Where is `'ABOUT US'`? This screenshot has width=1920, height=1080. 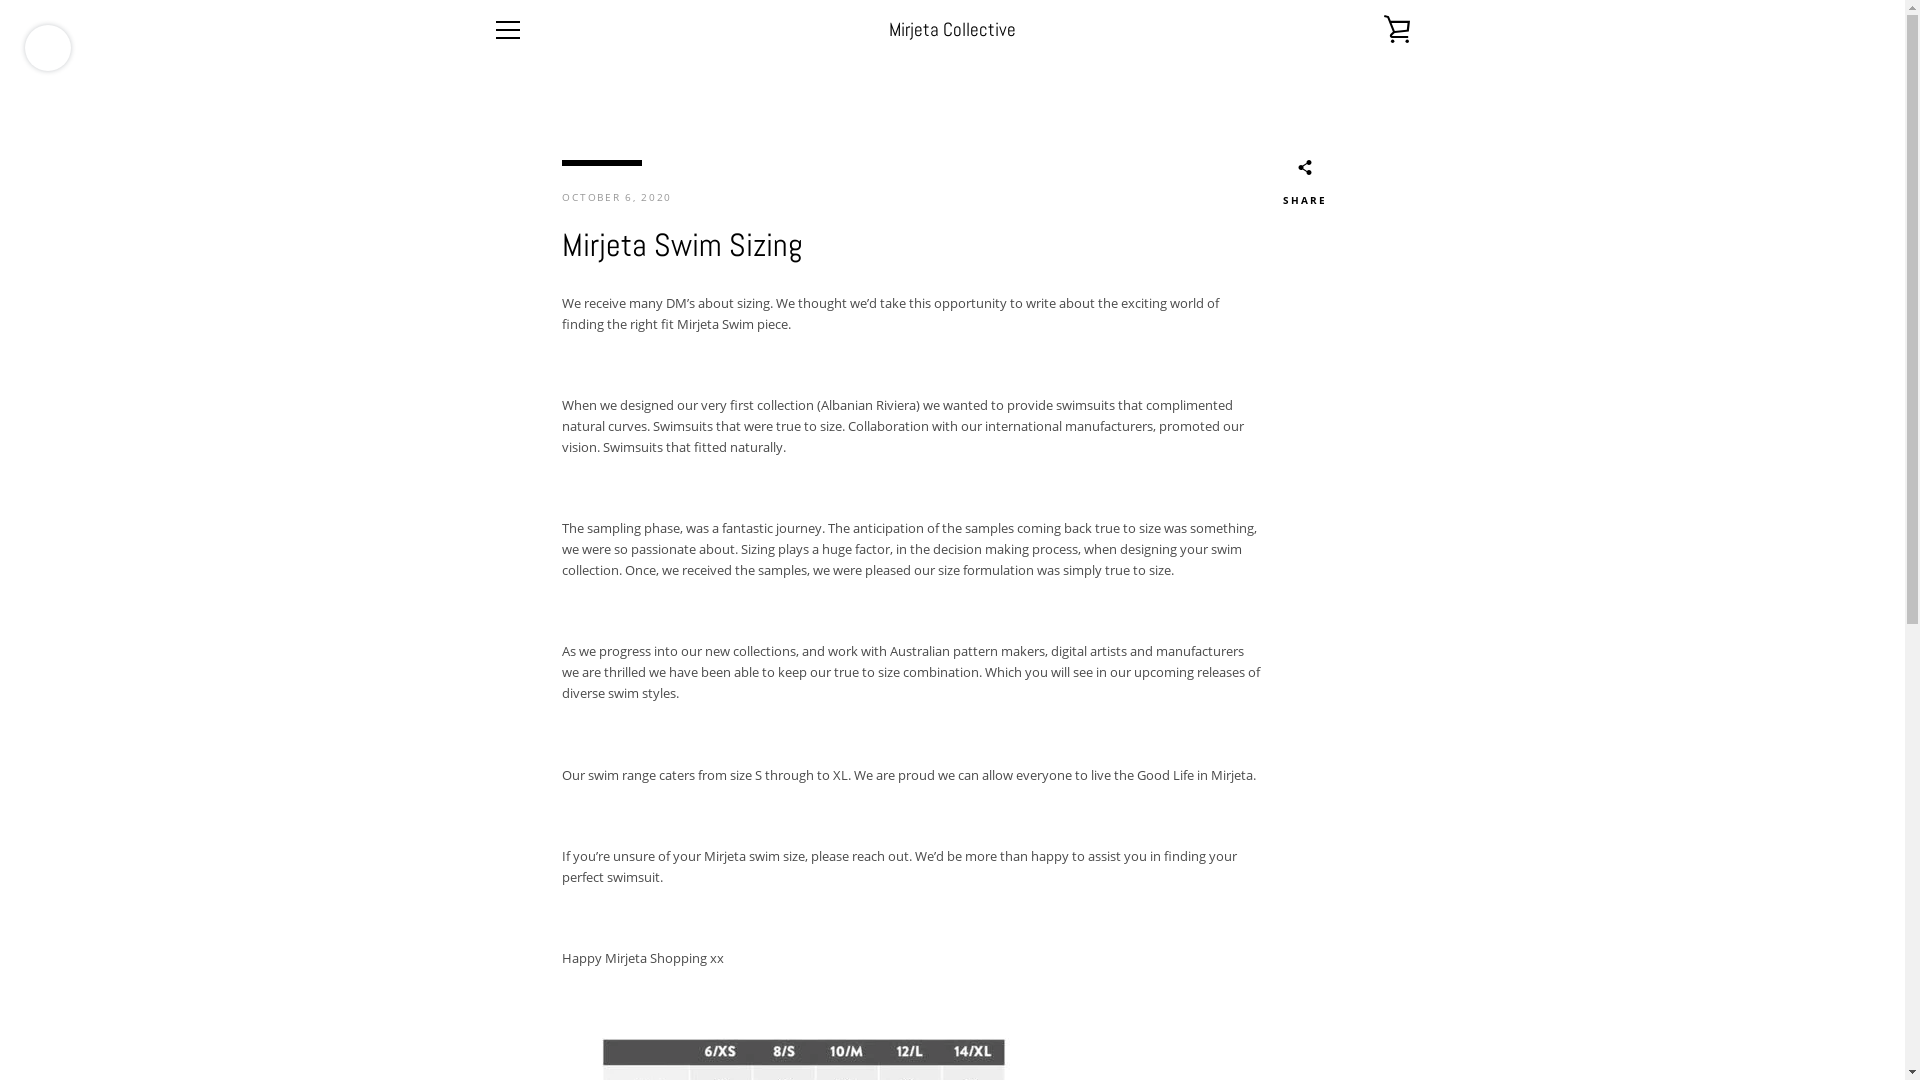 'ABOUT US' is located at coordinates (522, 845).